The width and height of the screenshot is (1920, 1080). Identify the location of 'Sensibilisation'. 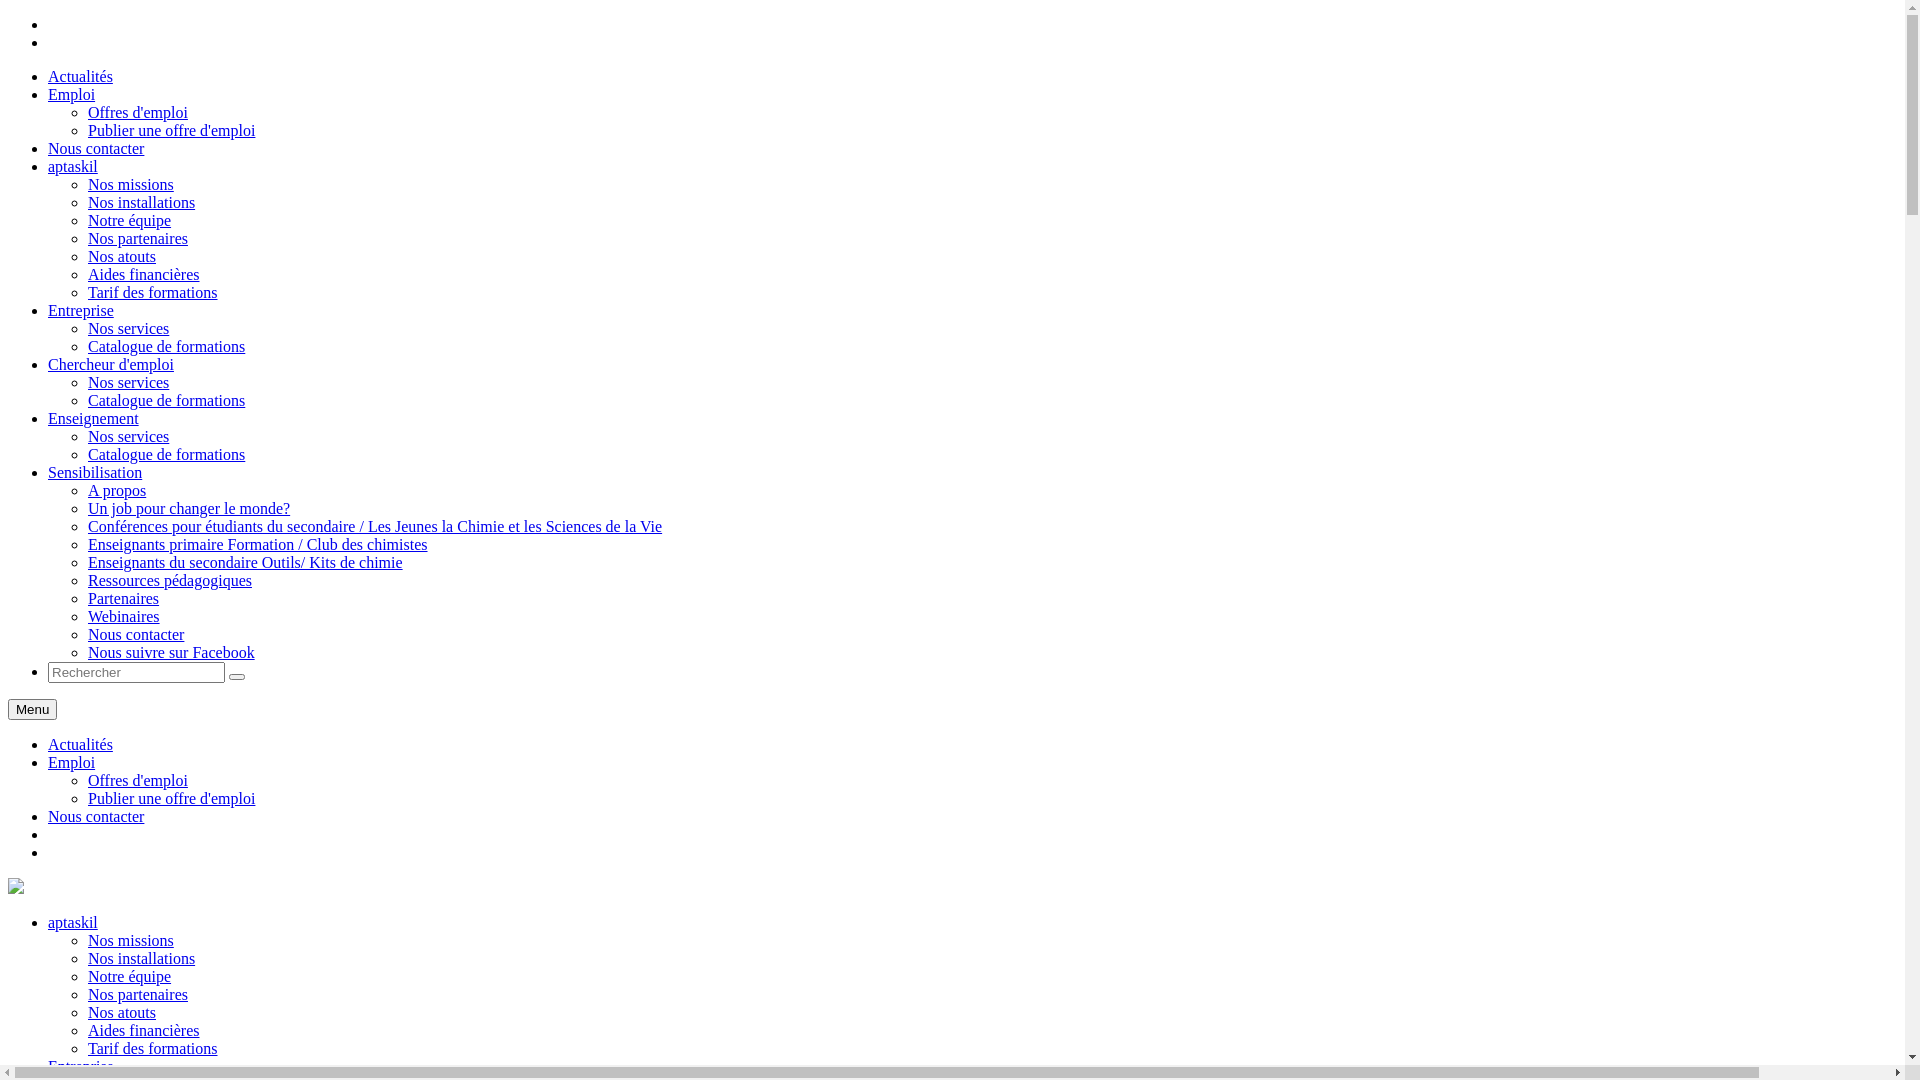
(94, 472).